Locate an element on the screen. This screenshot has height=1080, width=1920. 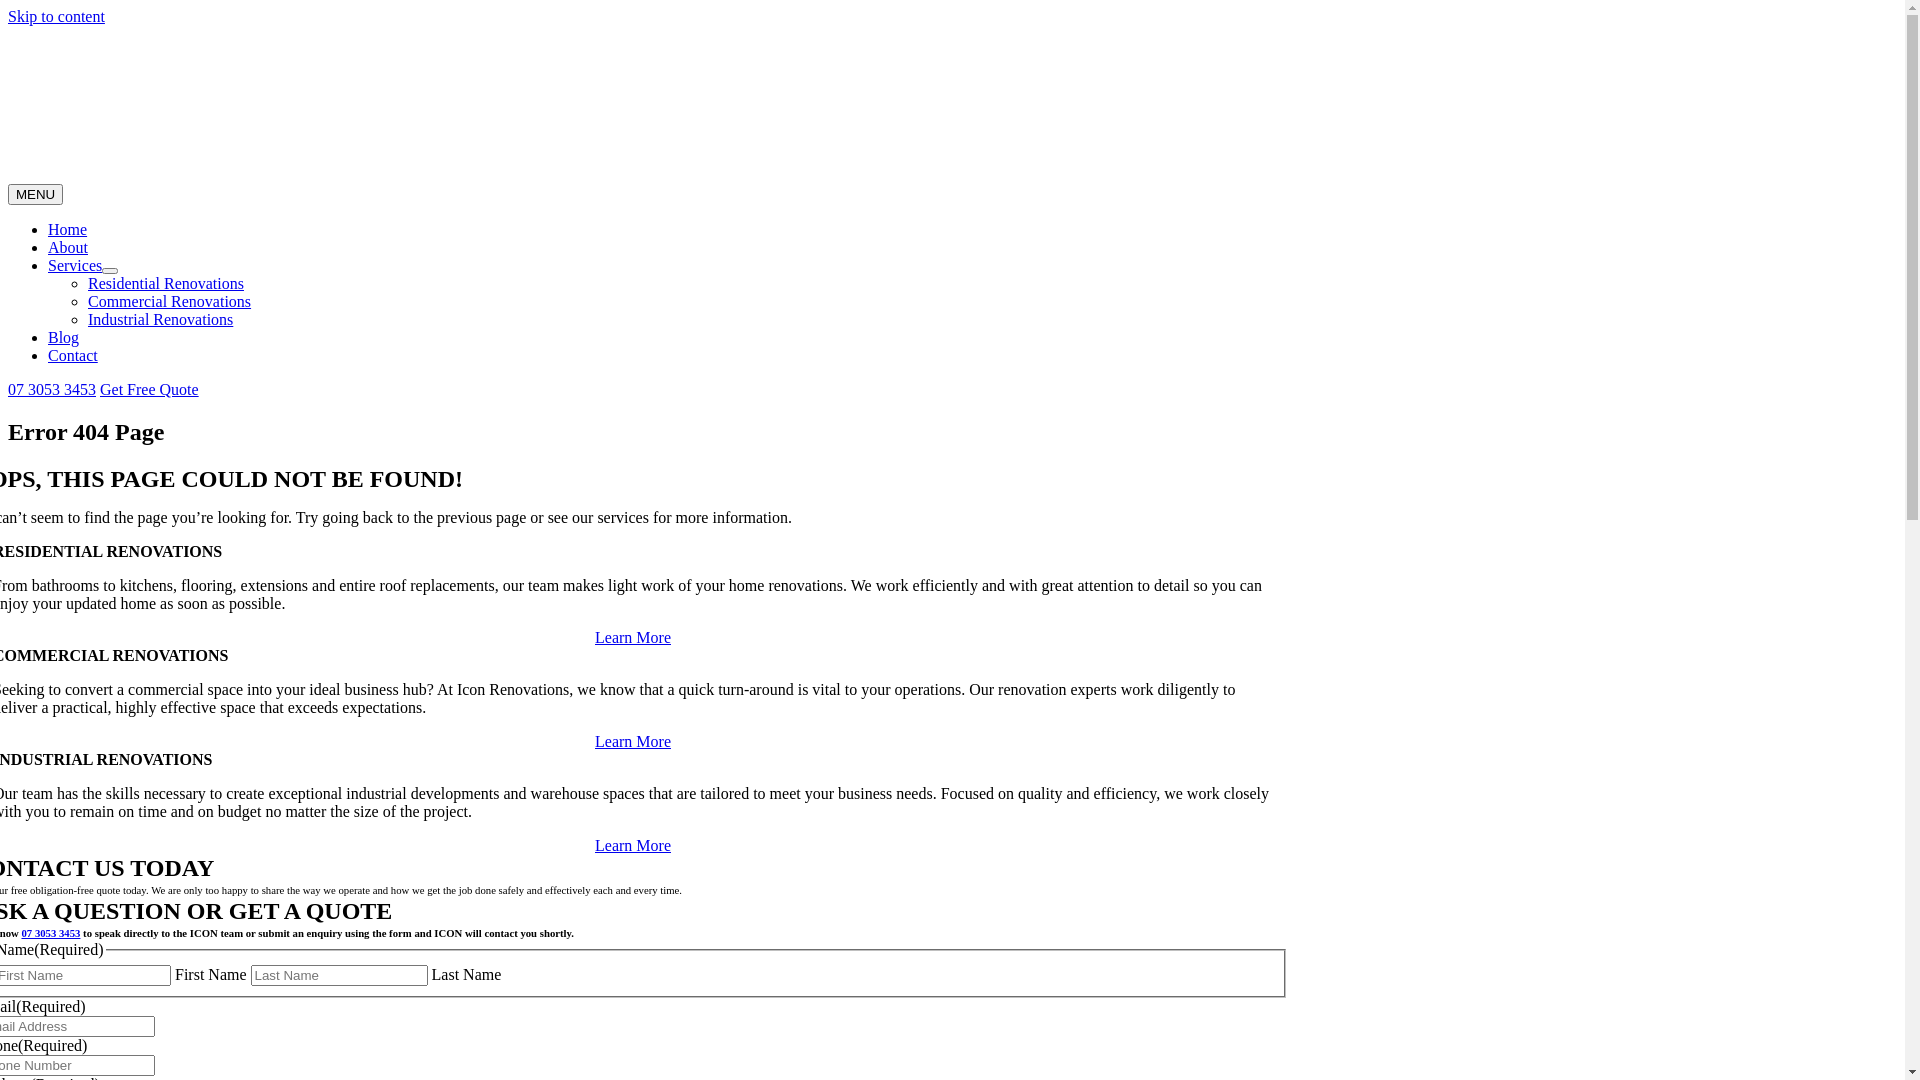
'07 3053 3453' is located at coordinates (50, 933).